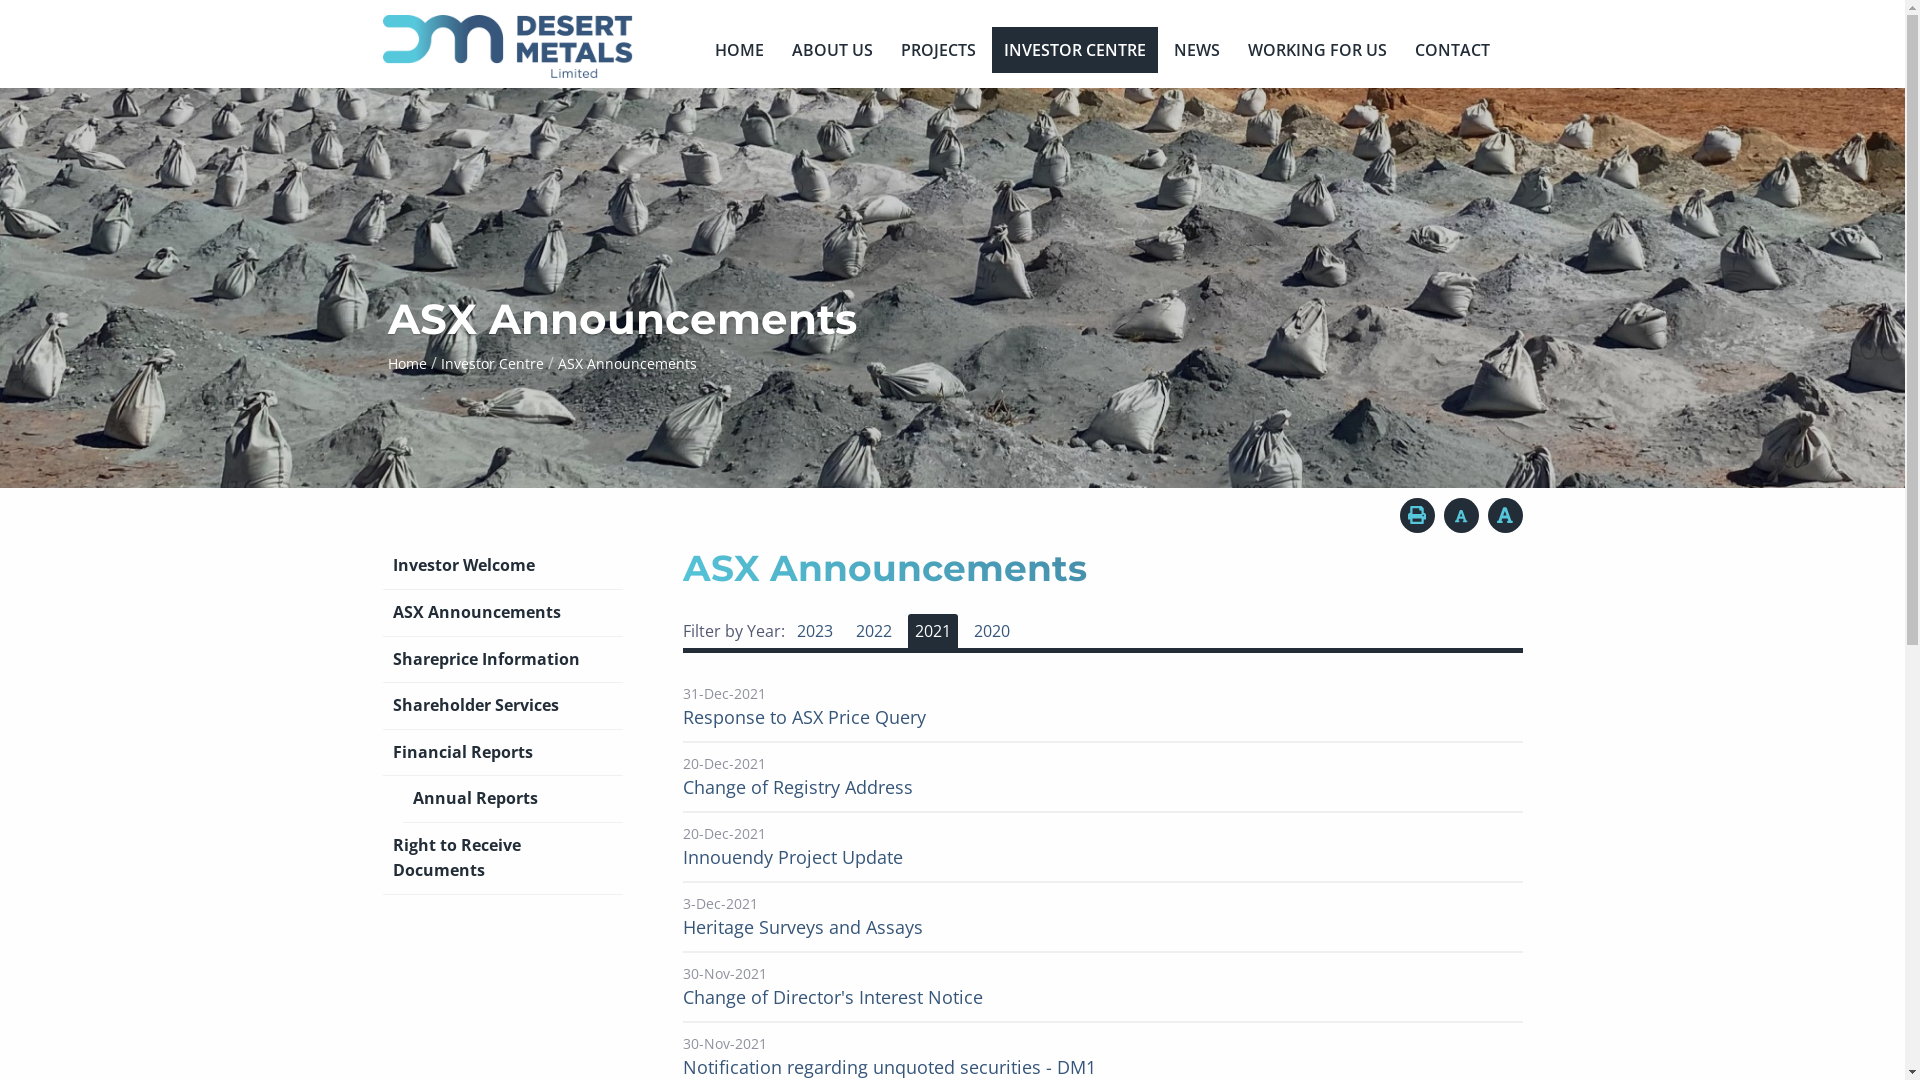  Describe the element at coordinates (502, 753) in the screenshot. I see `'Financial Reports'` at that location.